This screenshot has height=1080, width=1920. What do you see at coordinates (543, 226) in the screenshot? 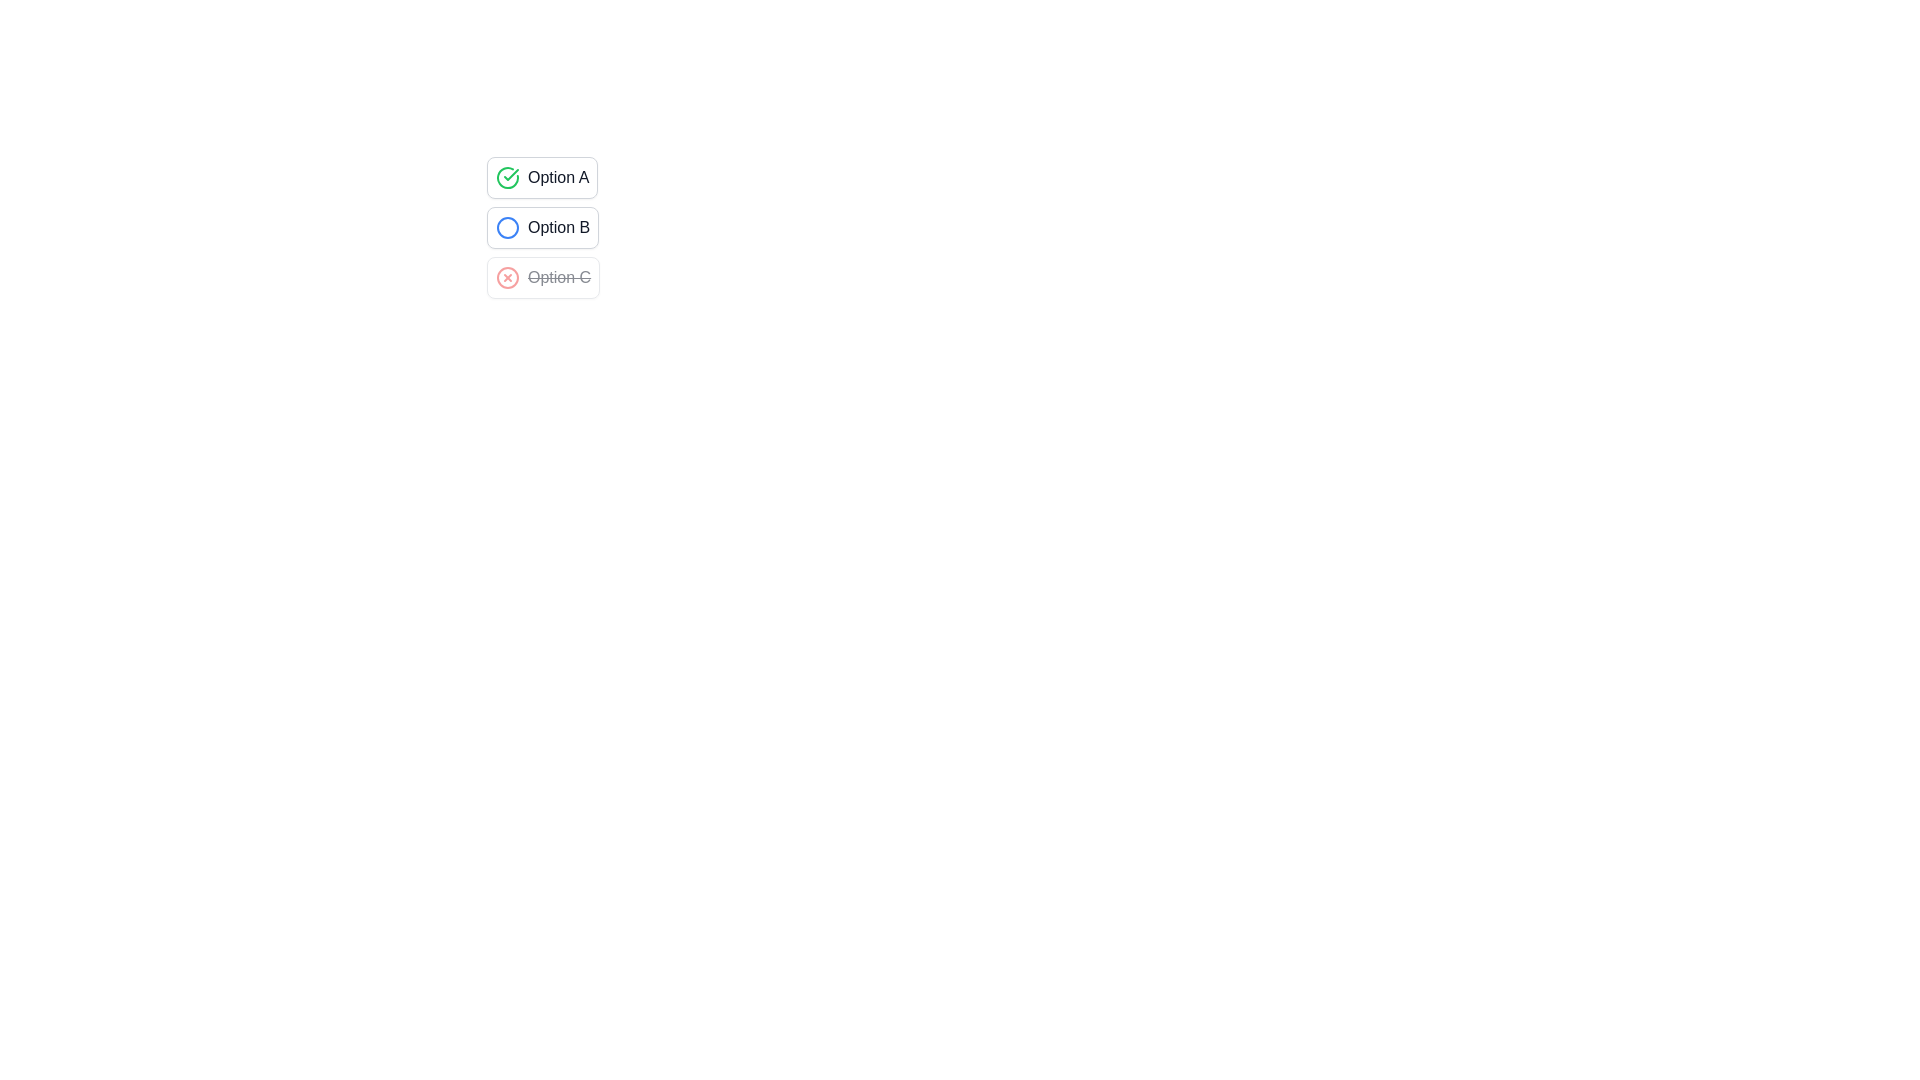
I see `the radio button labeled 'Option B'` at bounding box center [543, 226].